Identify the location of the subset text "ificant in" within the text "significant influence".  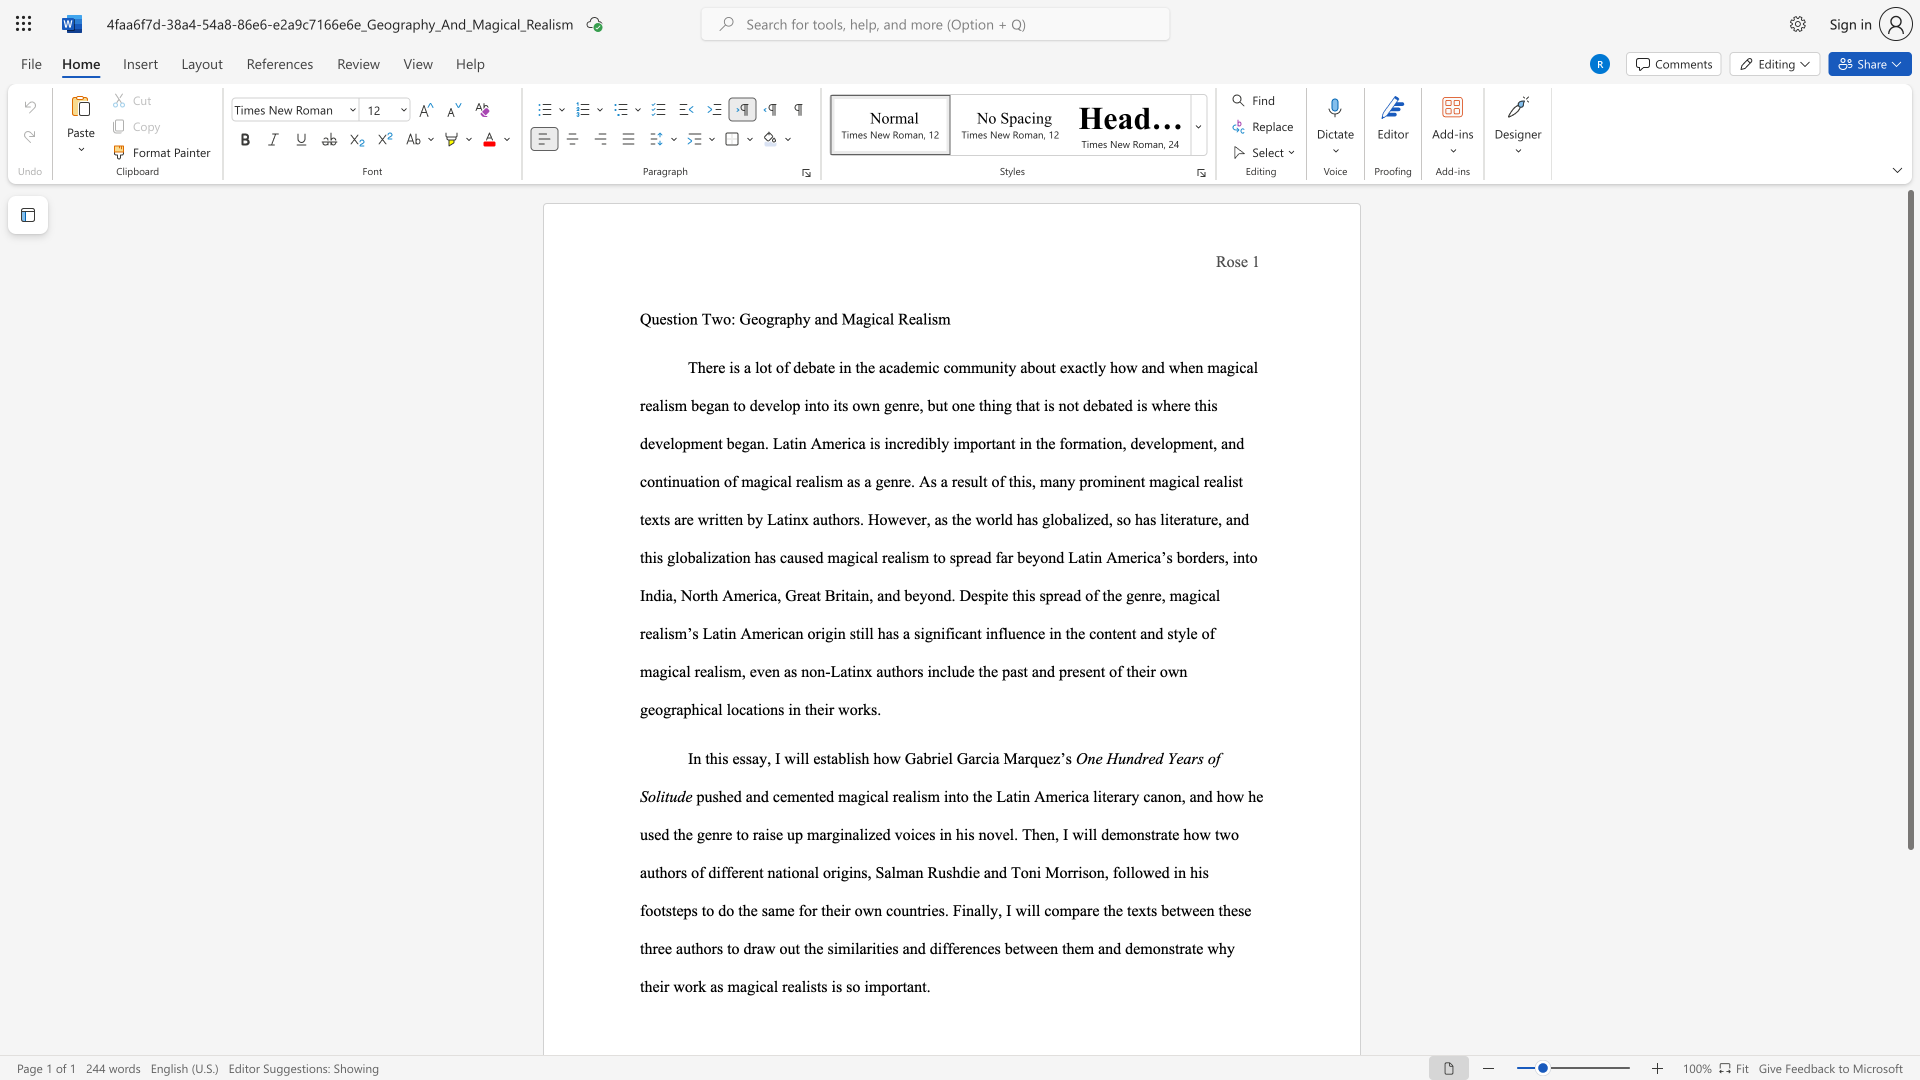
(939, 633).